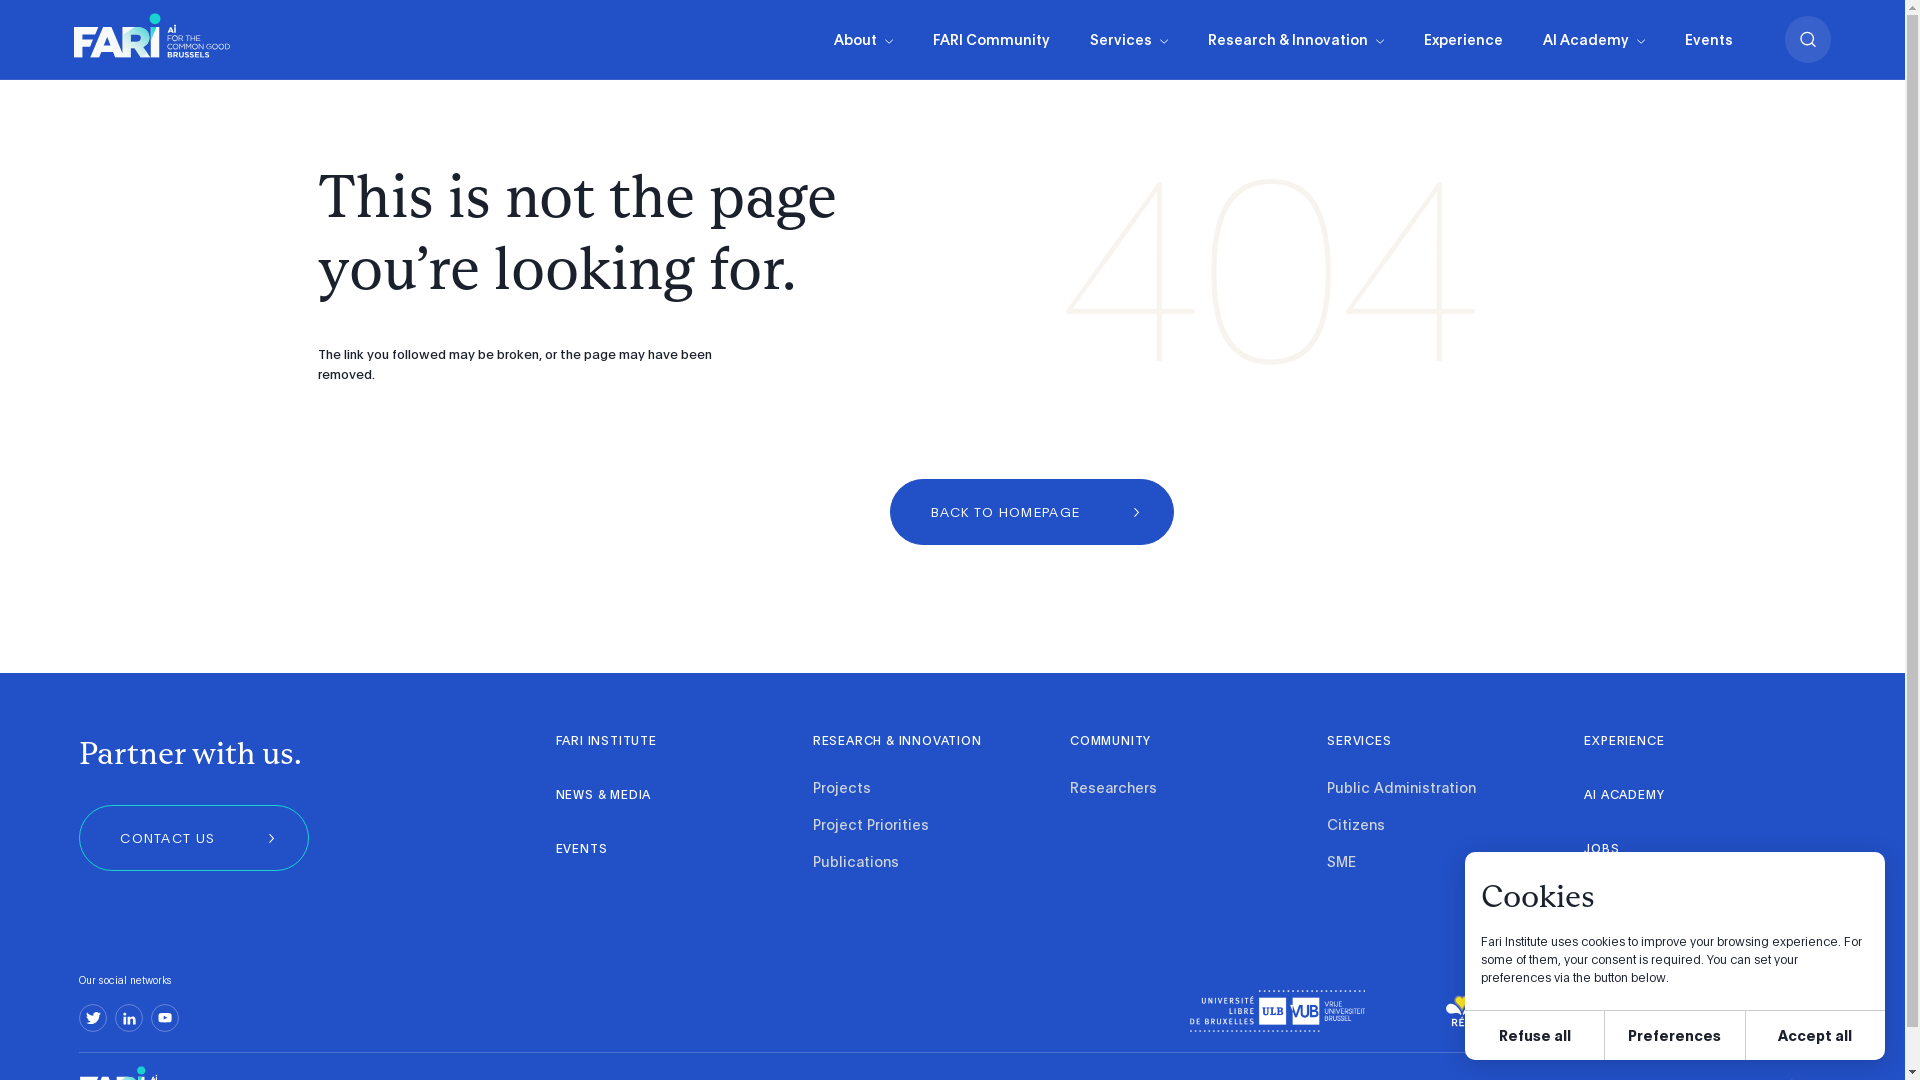 This screenshot has width=1920, height=1080. What do you see at coordinates (896, 741) in the screenshot?
I see `'RESEARCH & INNOVATION'` at bounding box center [896, 741].